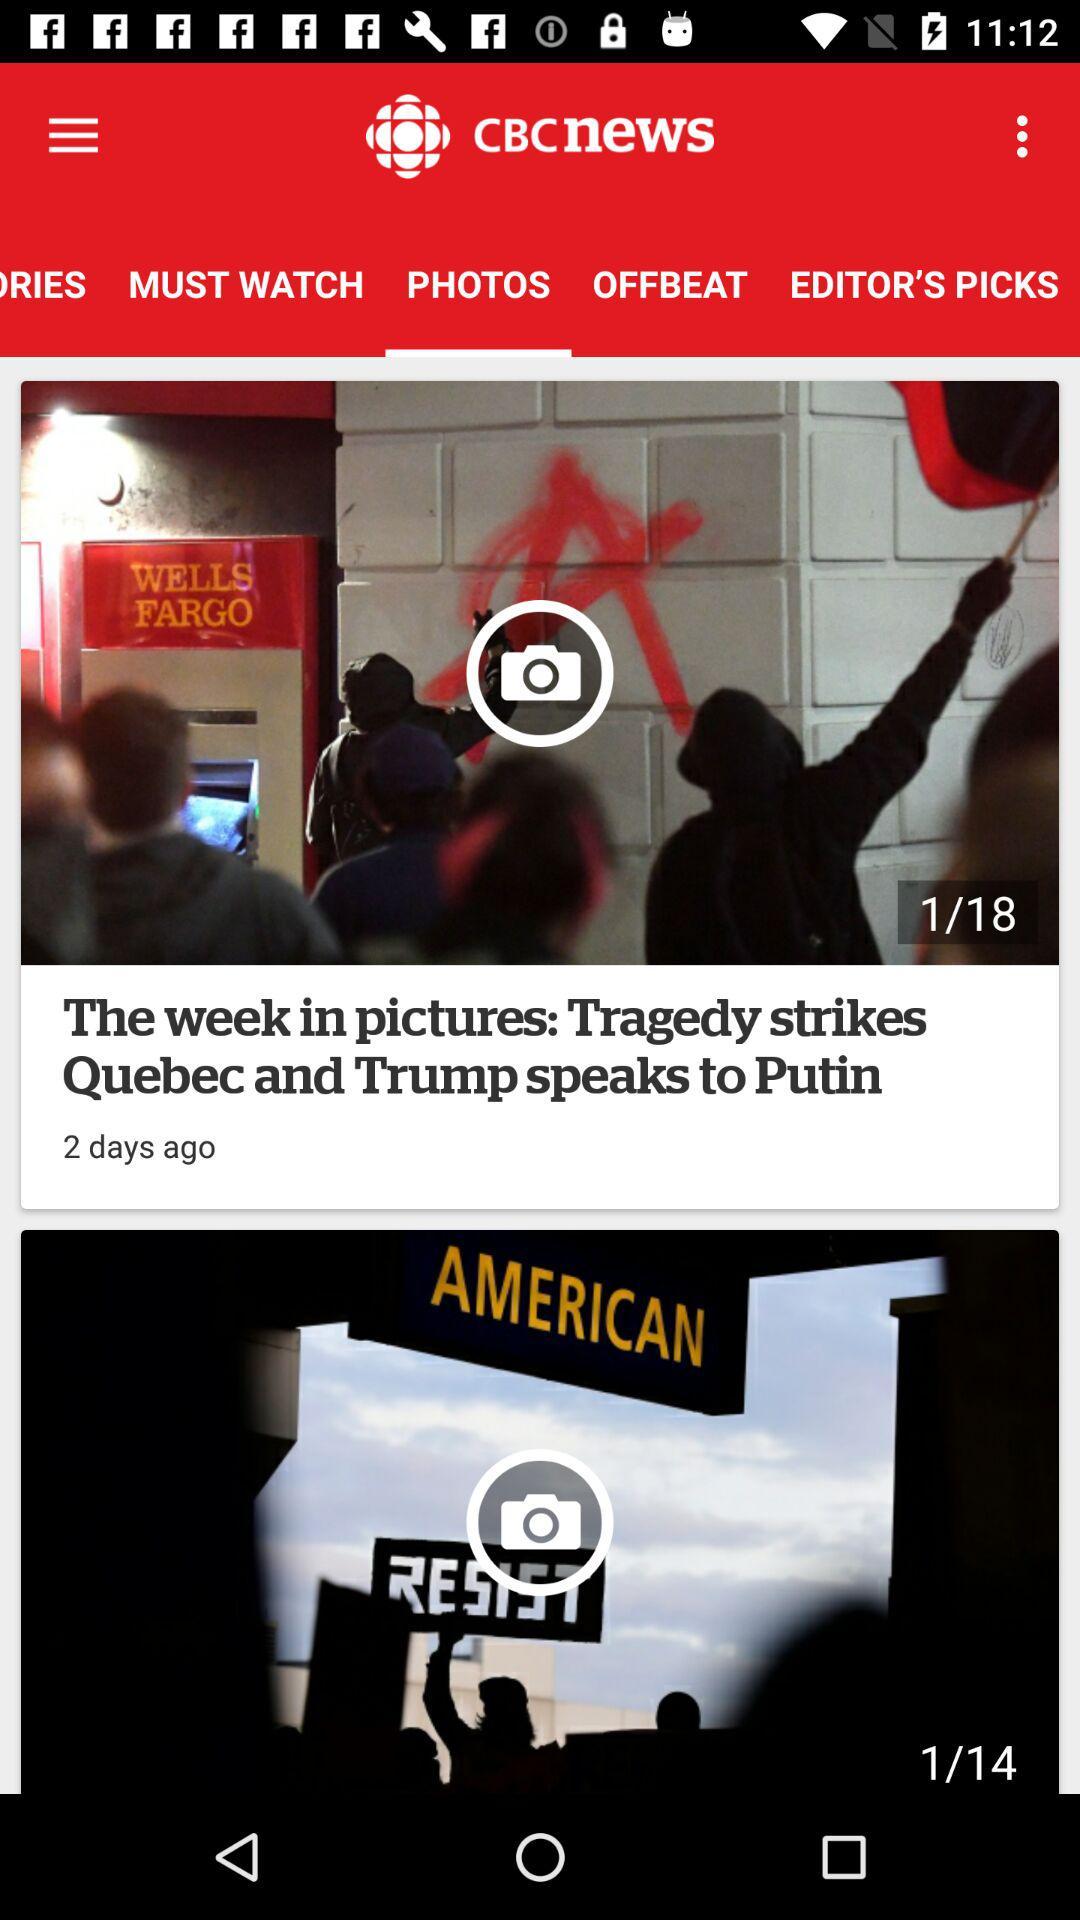  What do you see at coordinates (245, 282) in the screenshot?
I see `item next to top stories item` at bounding box center [245, 282].